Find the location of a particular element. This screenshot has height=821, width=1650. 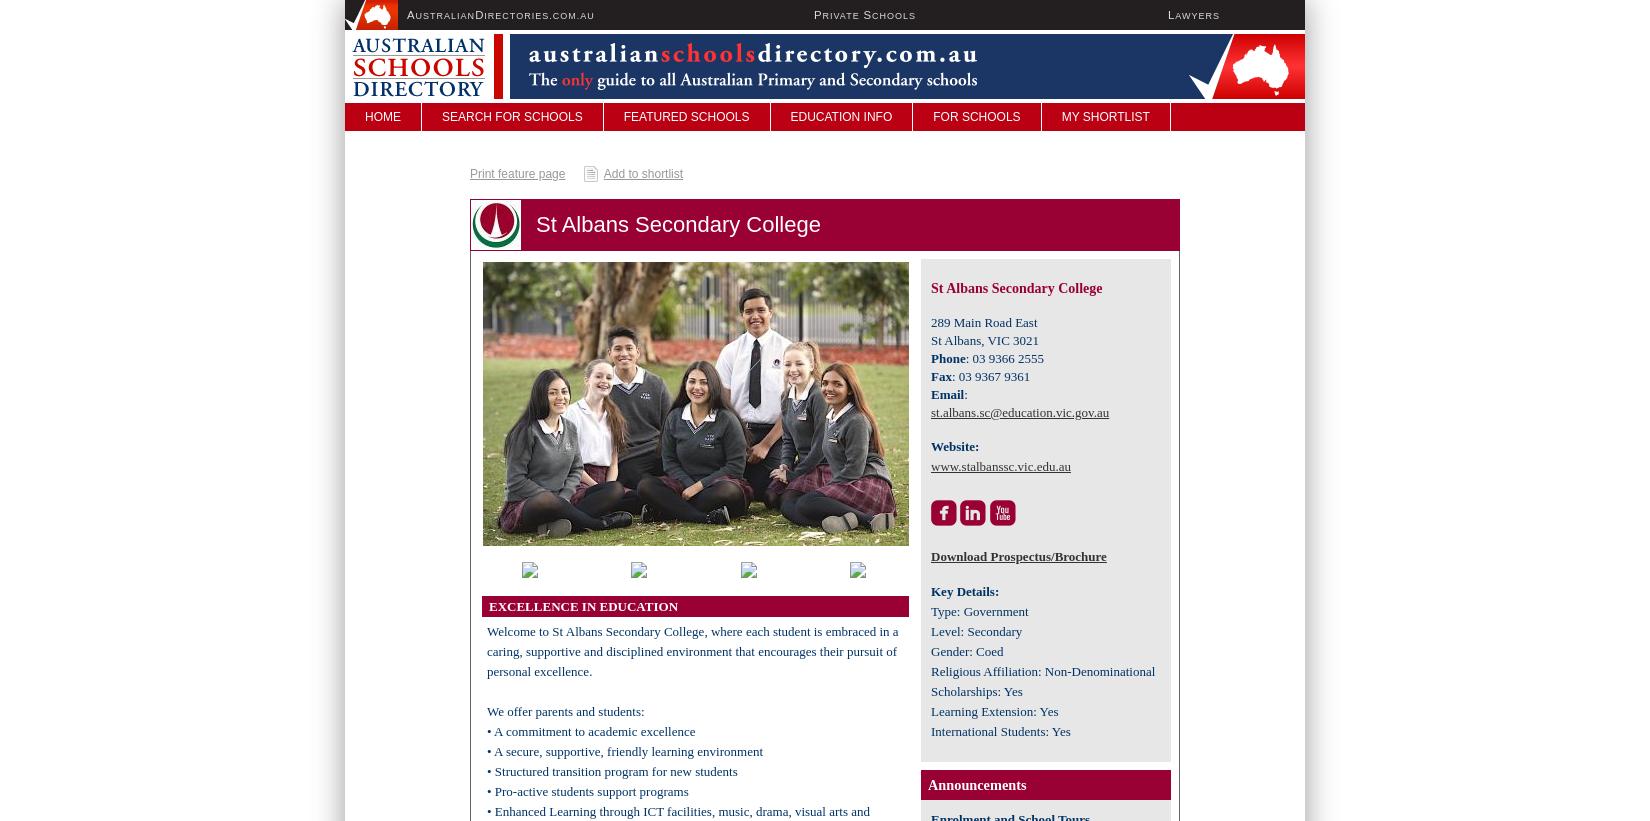

'irectories.com.au' is located at coordinates (538, 15).